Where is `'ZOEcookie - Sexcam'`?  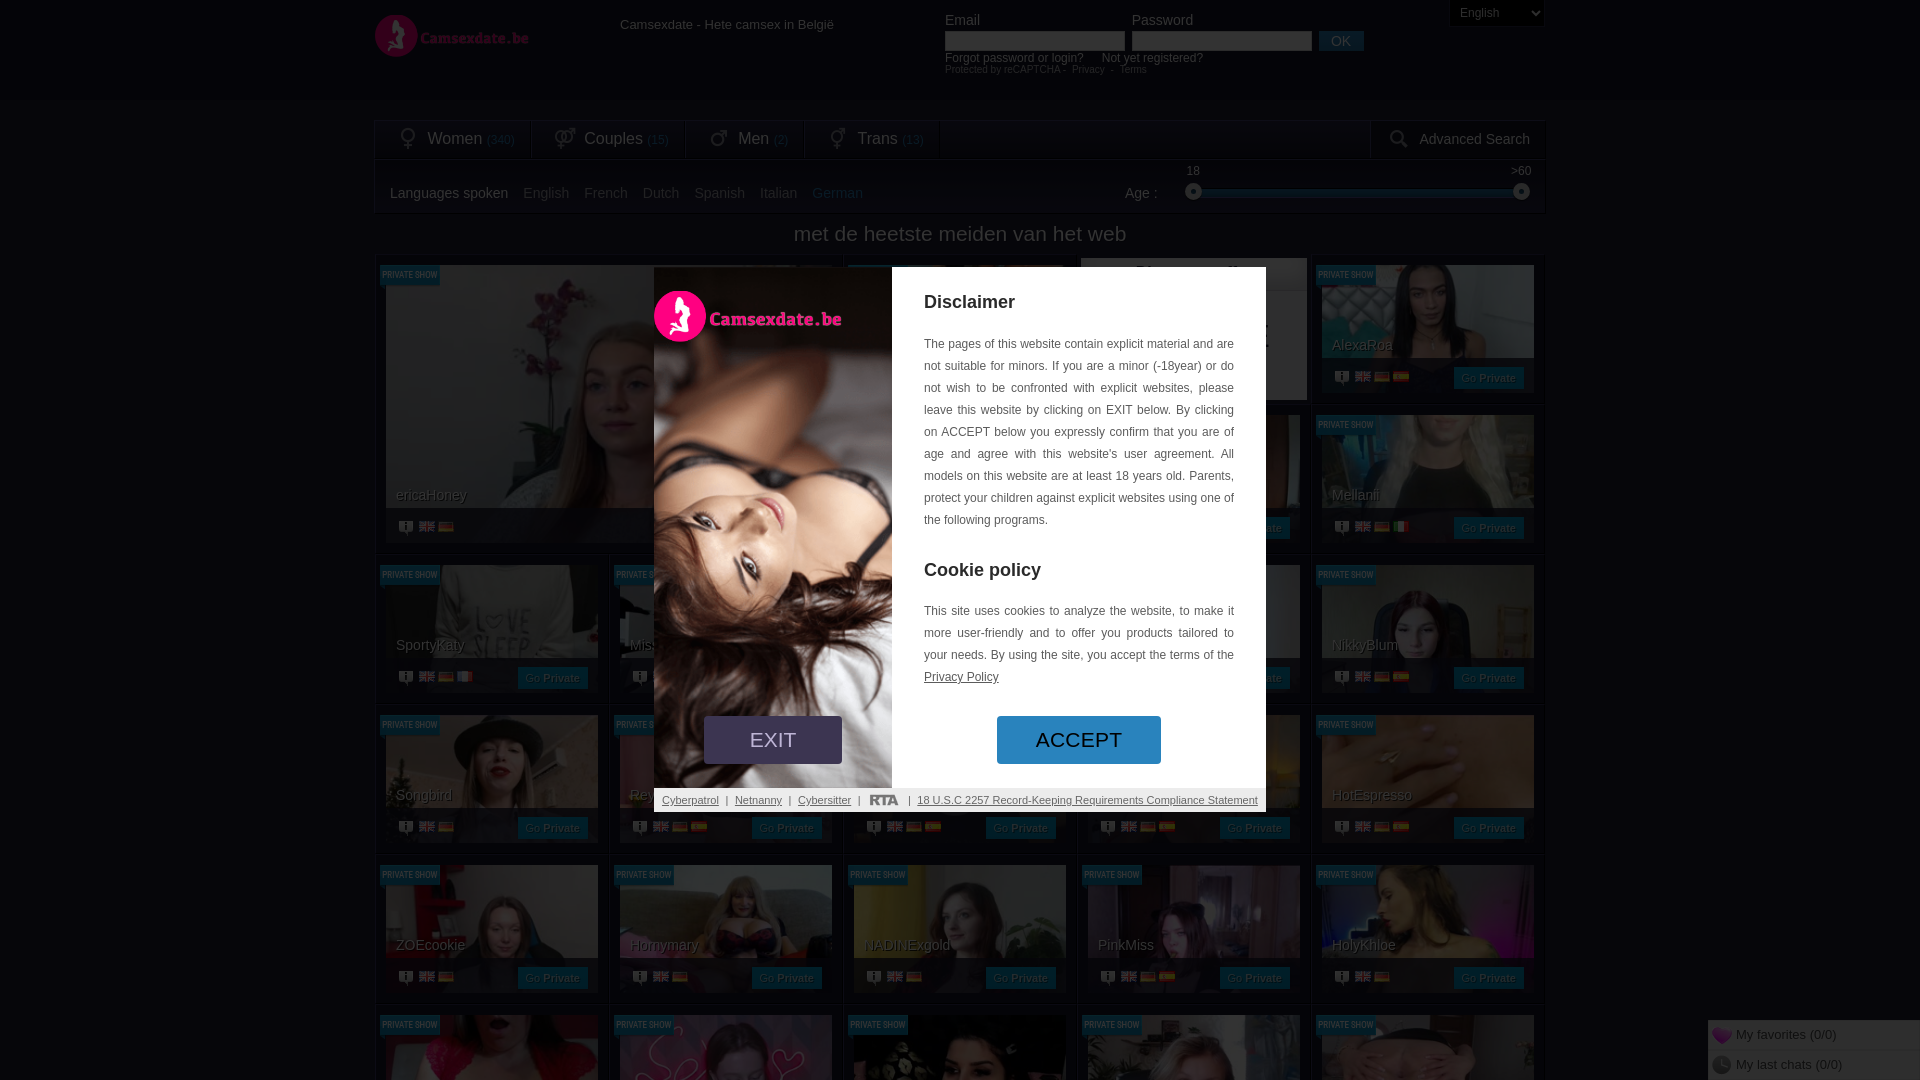 'ZOEcookie - Sexcam' is located at coordinates (491, 944).